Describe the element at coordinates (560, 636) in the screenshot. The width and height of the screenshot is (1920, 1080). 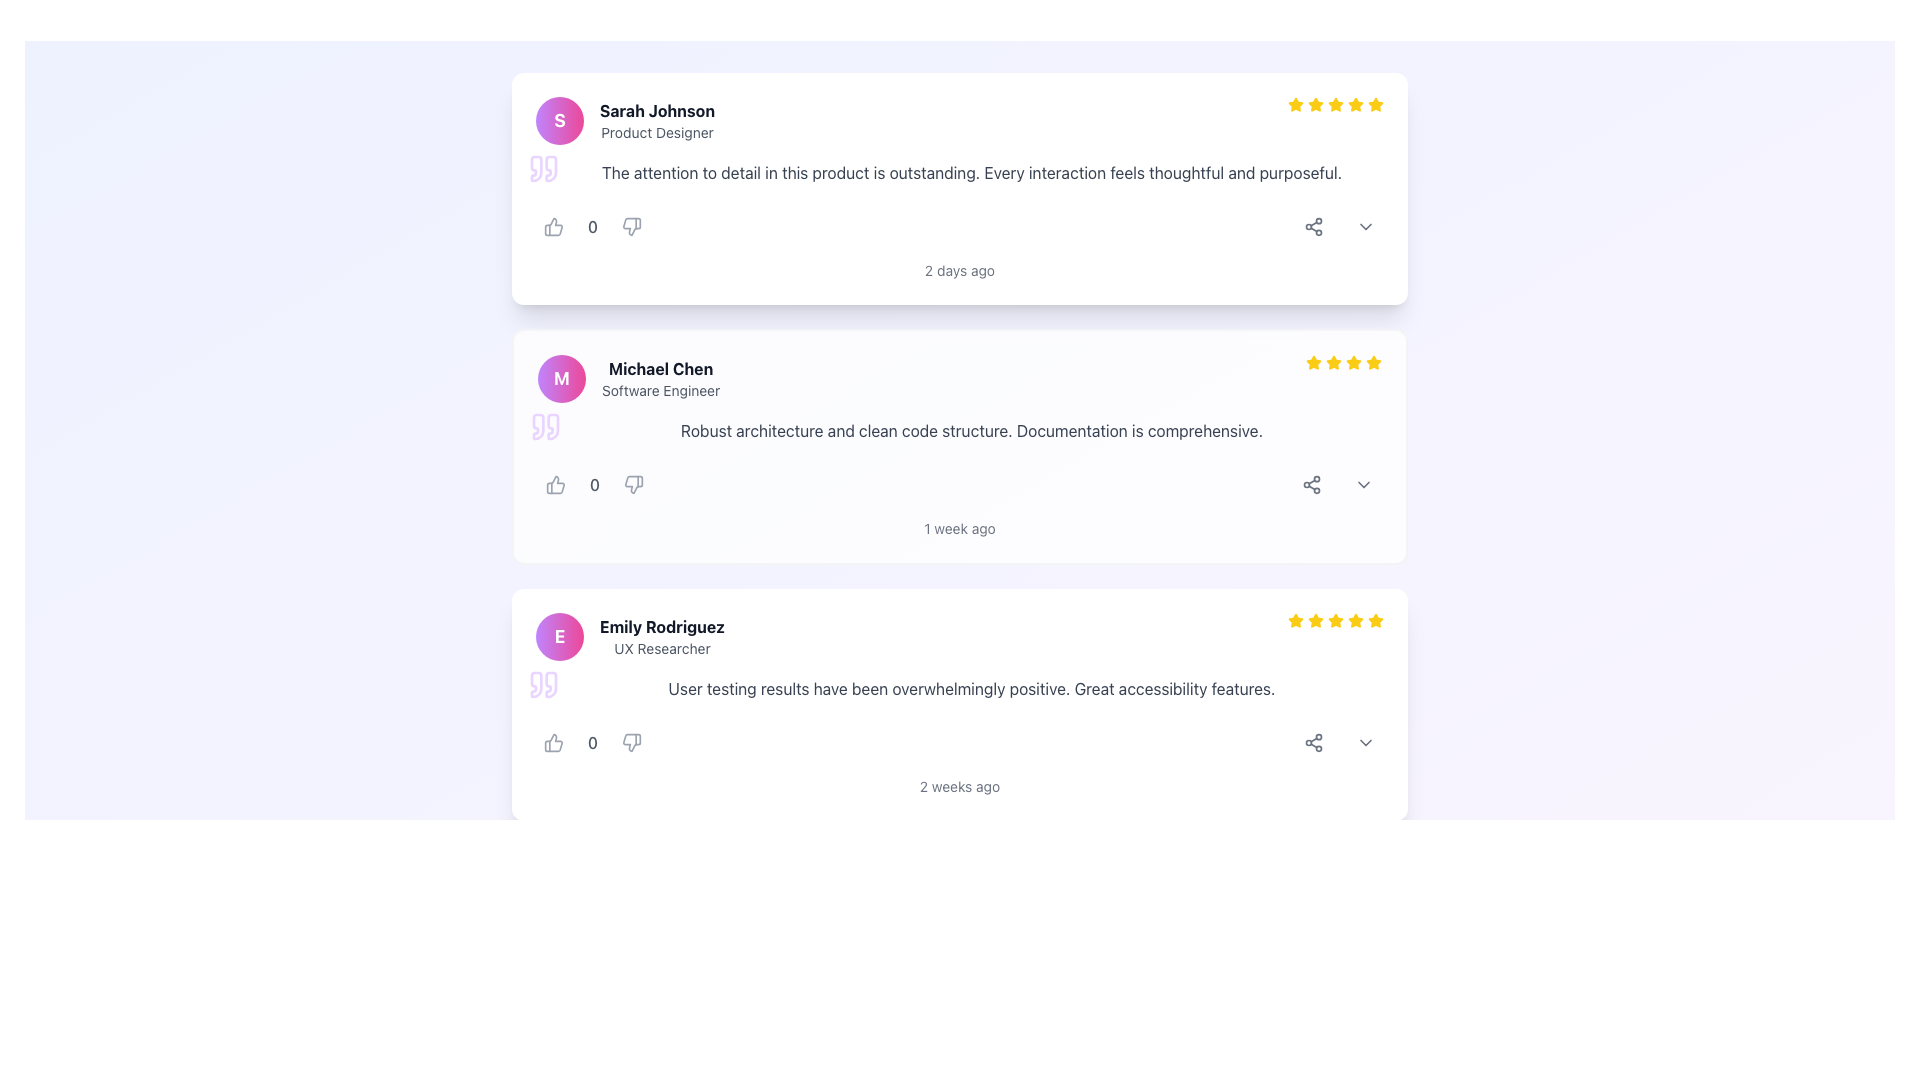
I see `the circular Avatar or Profile Icon with a gradient background and the letter 'E', located at the leftmost side of the third user review section before the text 'Emily Rodriguez UX Researcher'` at that location.